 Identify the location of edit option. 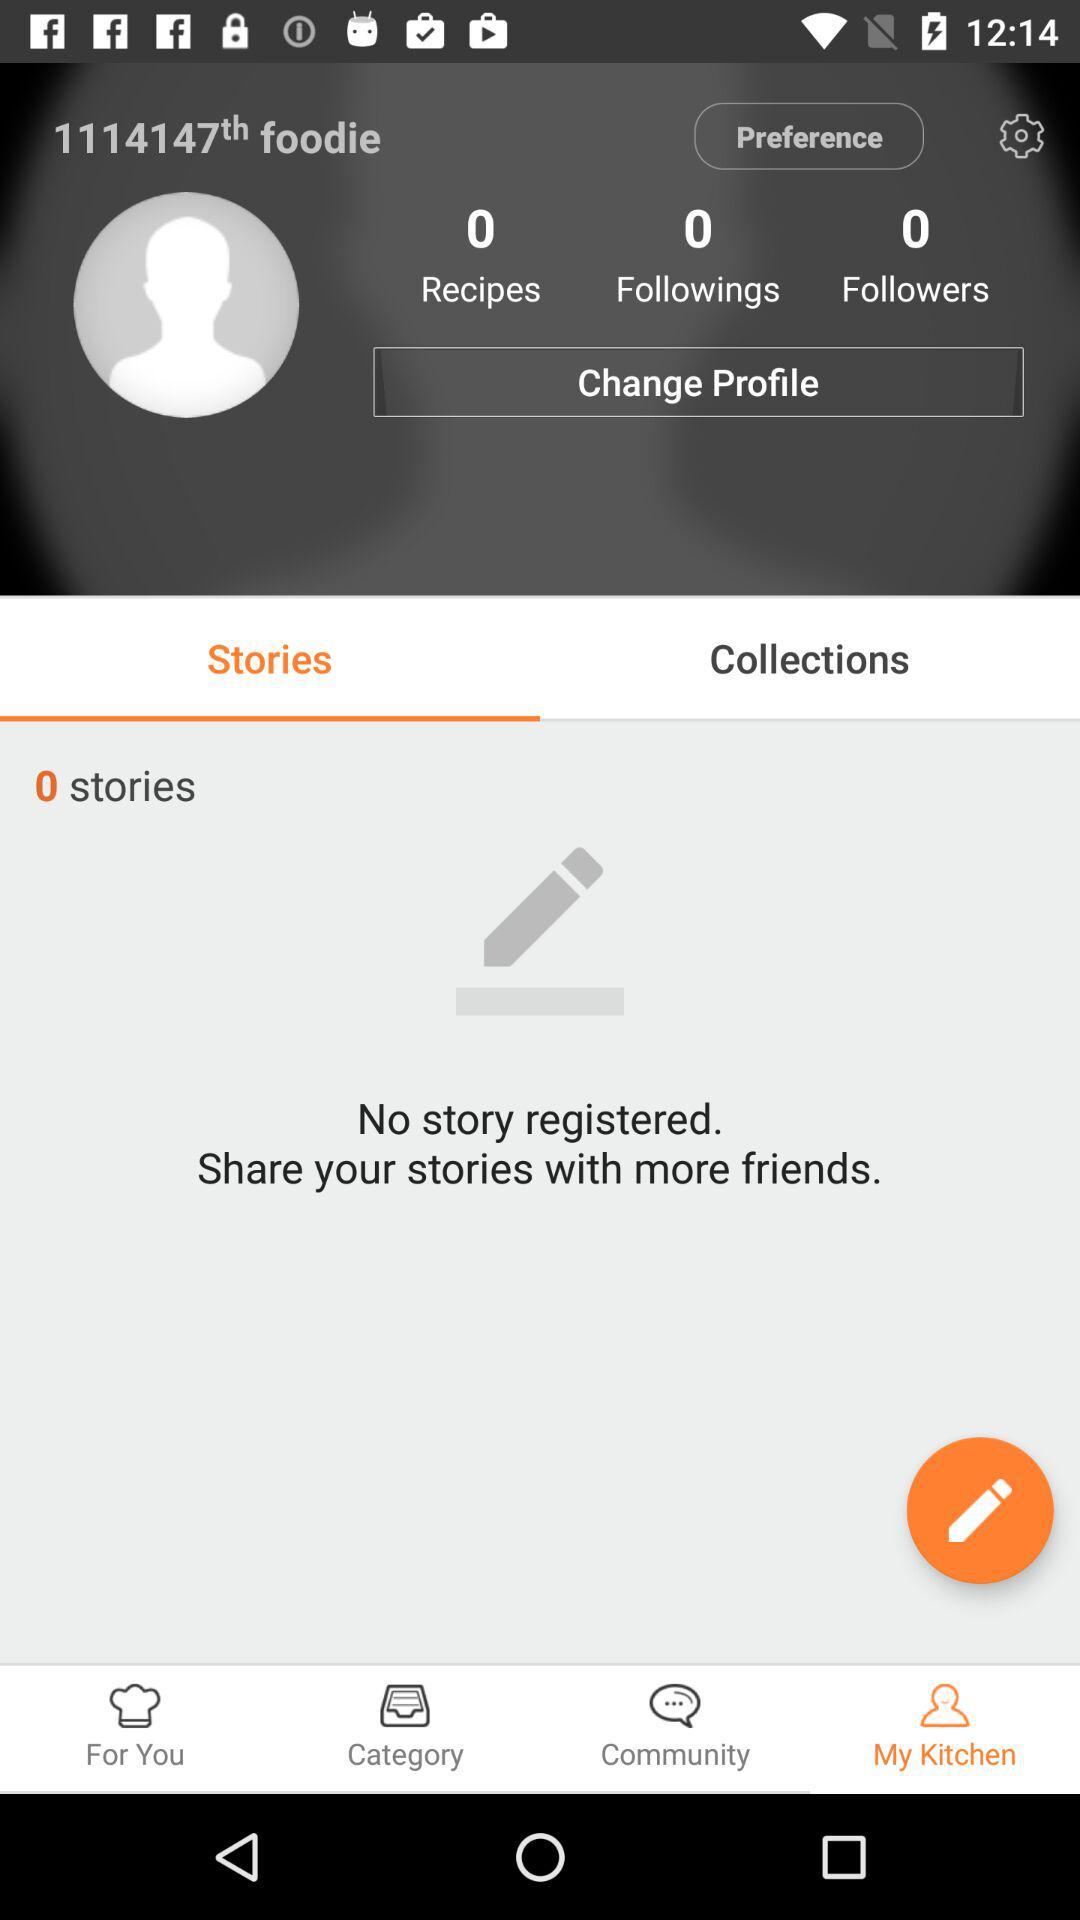
(979, 1510).